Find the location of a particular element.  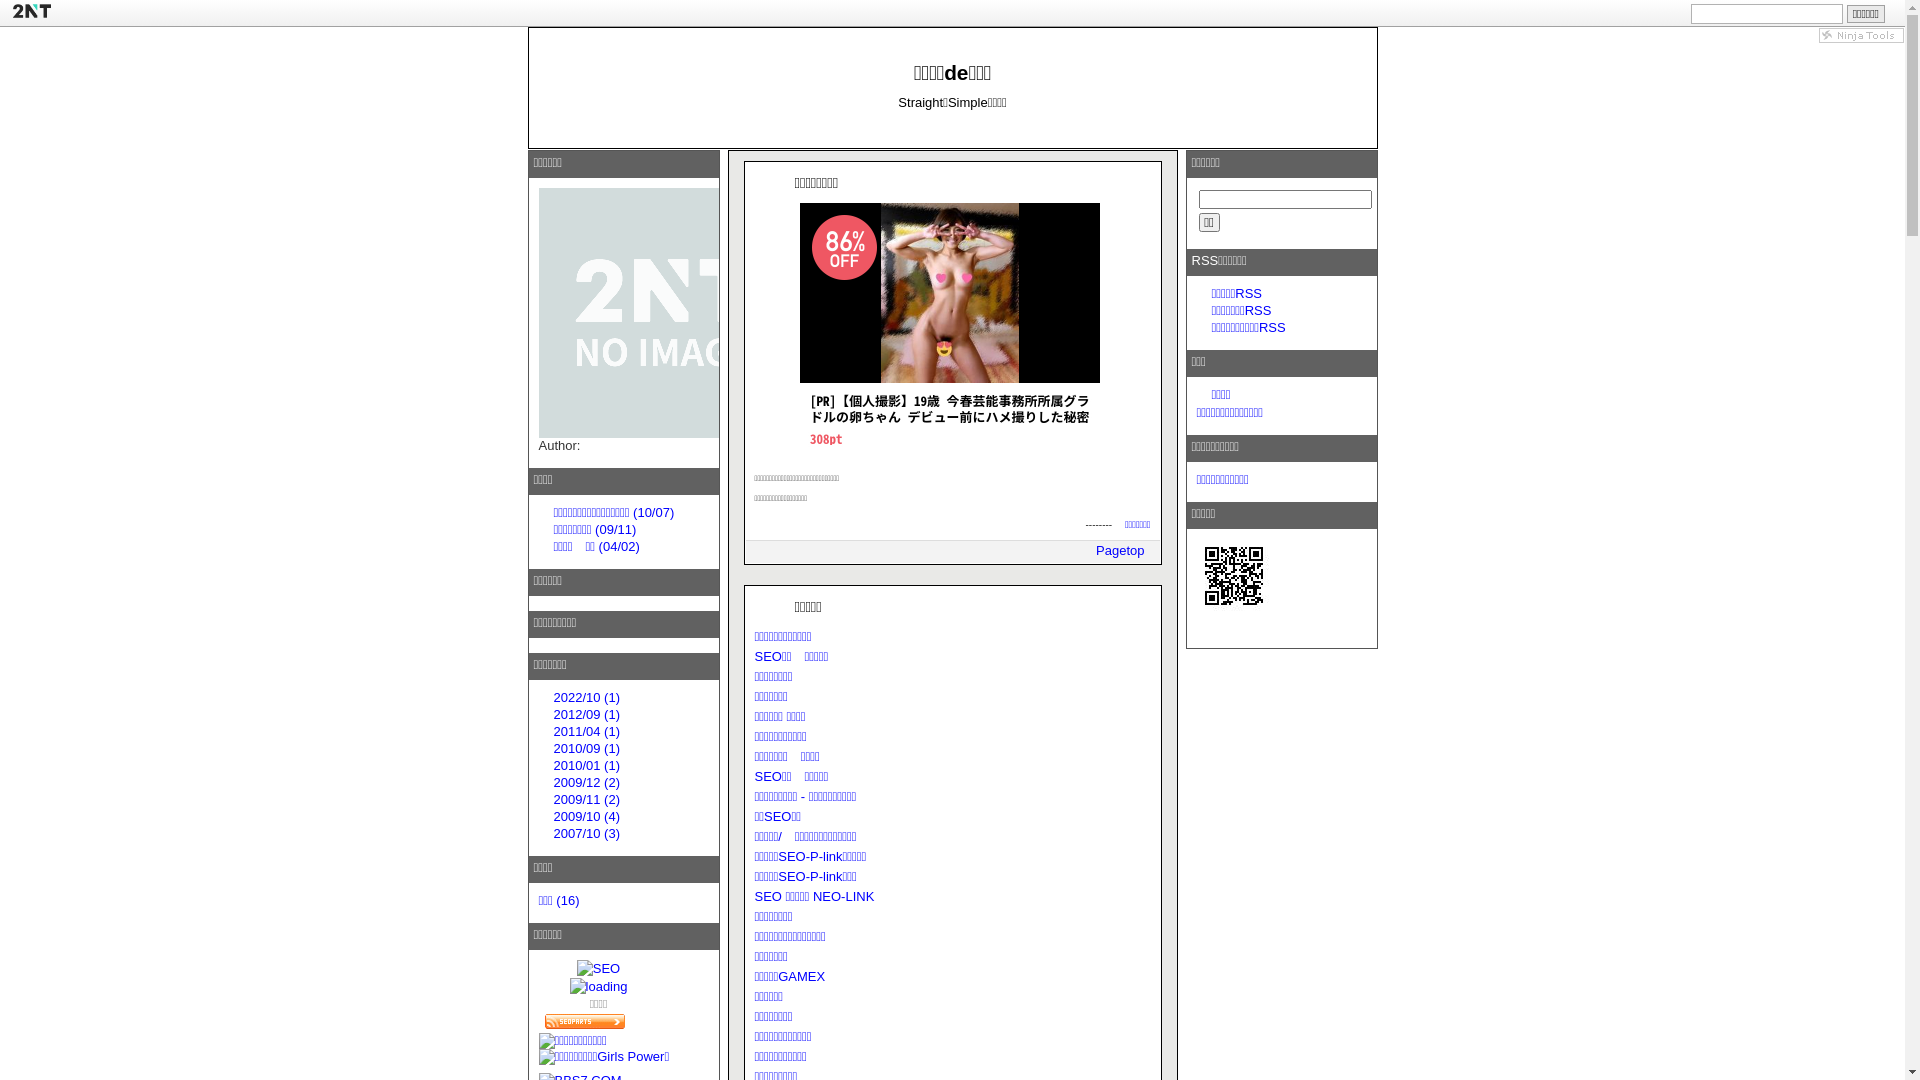

'2010/01 (1)' is located at coordinates (586, 765).